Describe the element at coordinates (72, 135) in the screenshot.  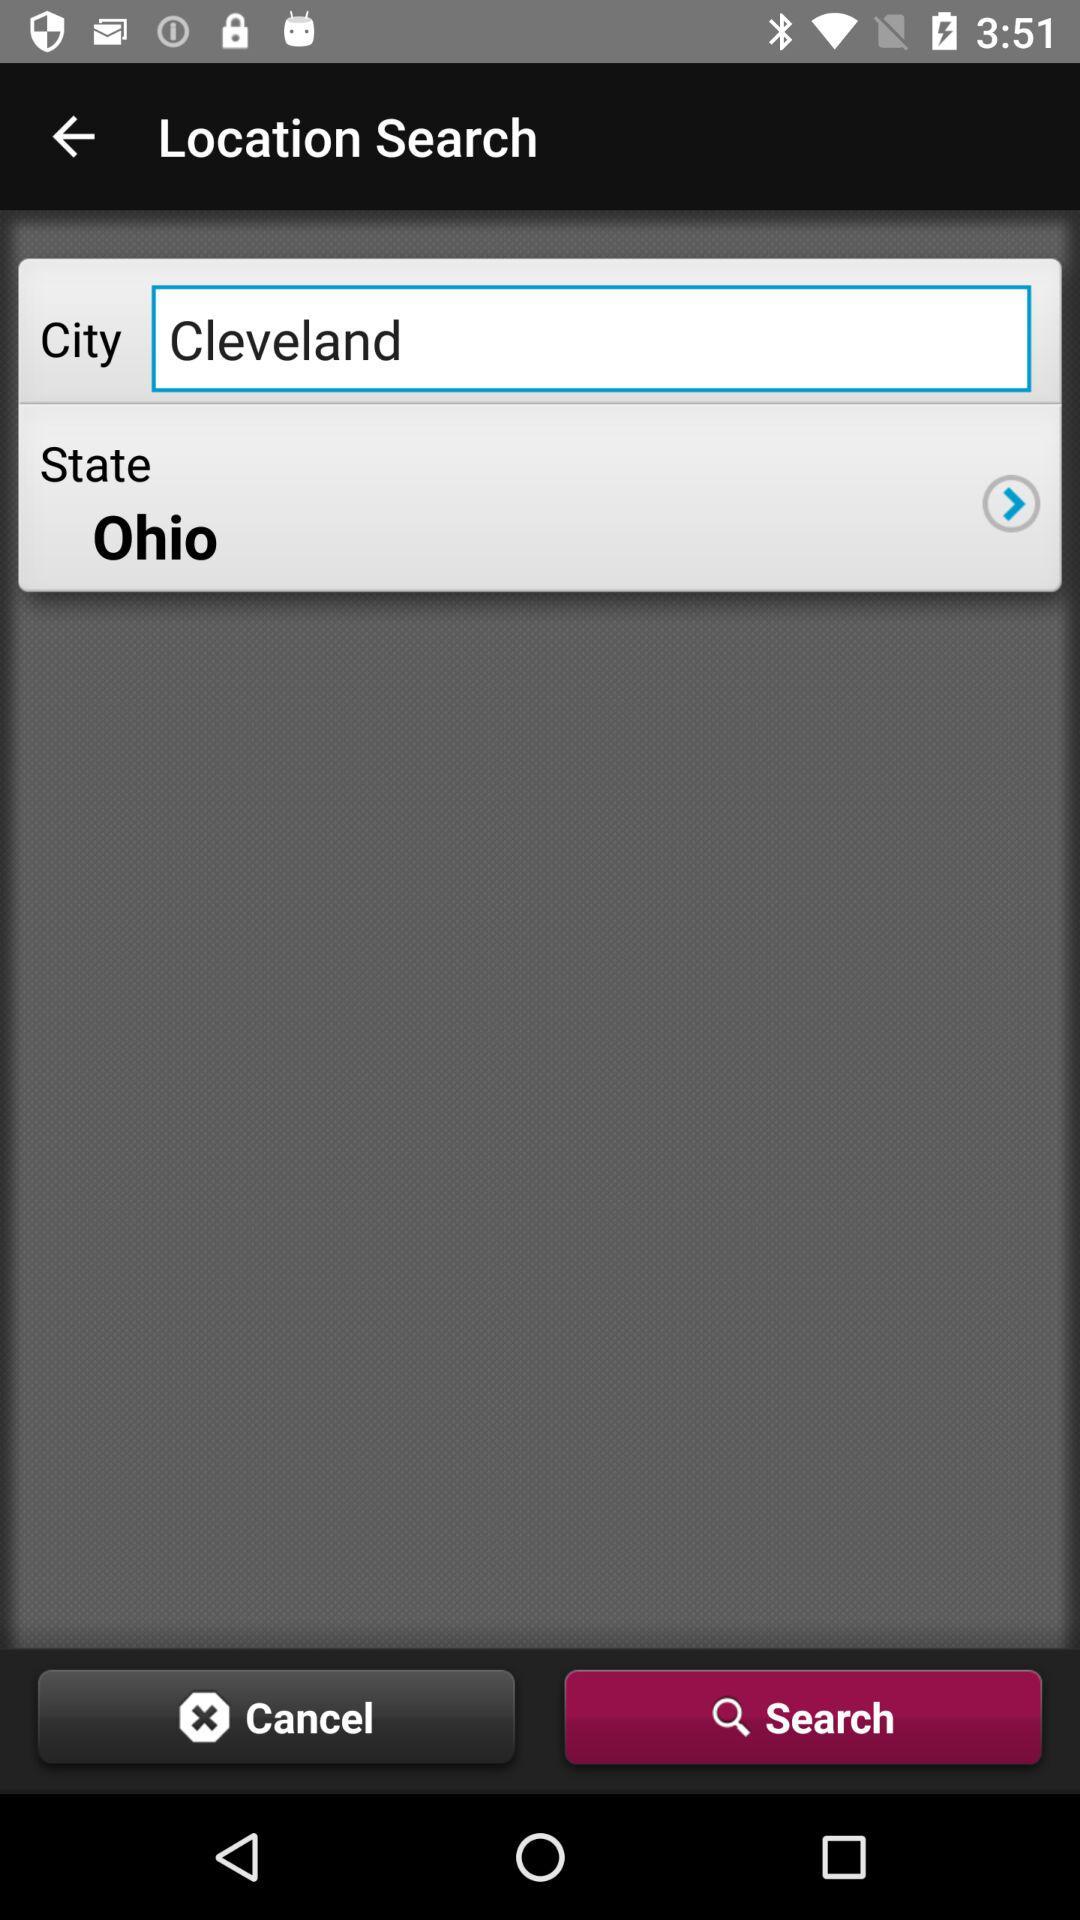
I see `icon next to the location search app` at that location.